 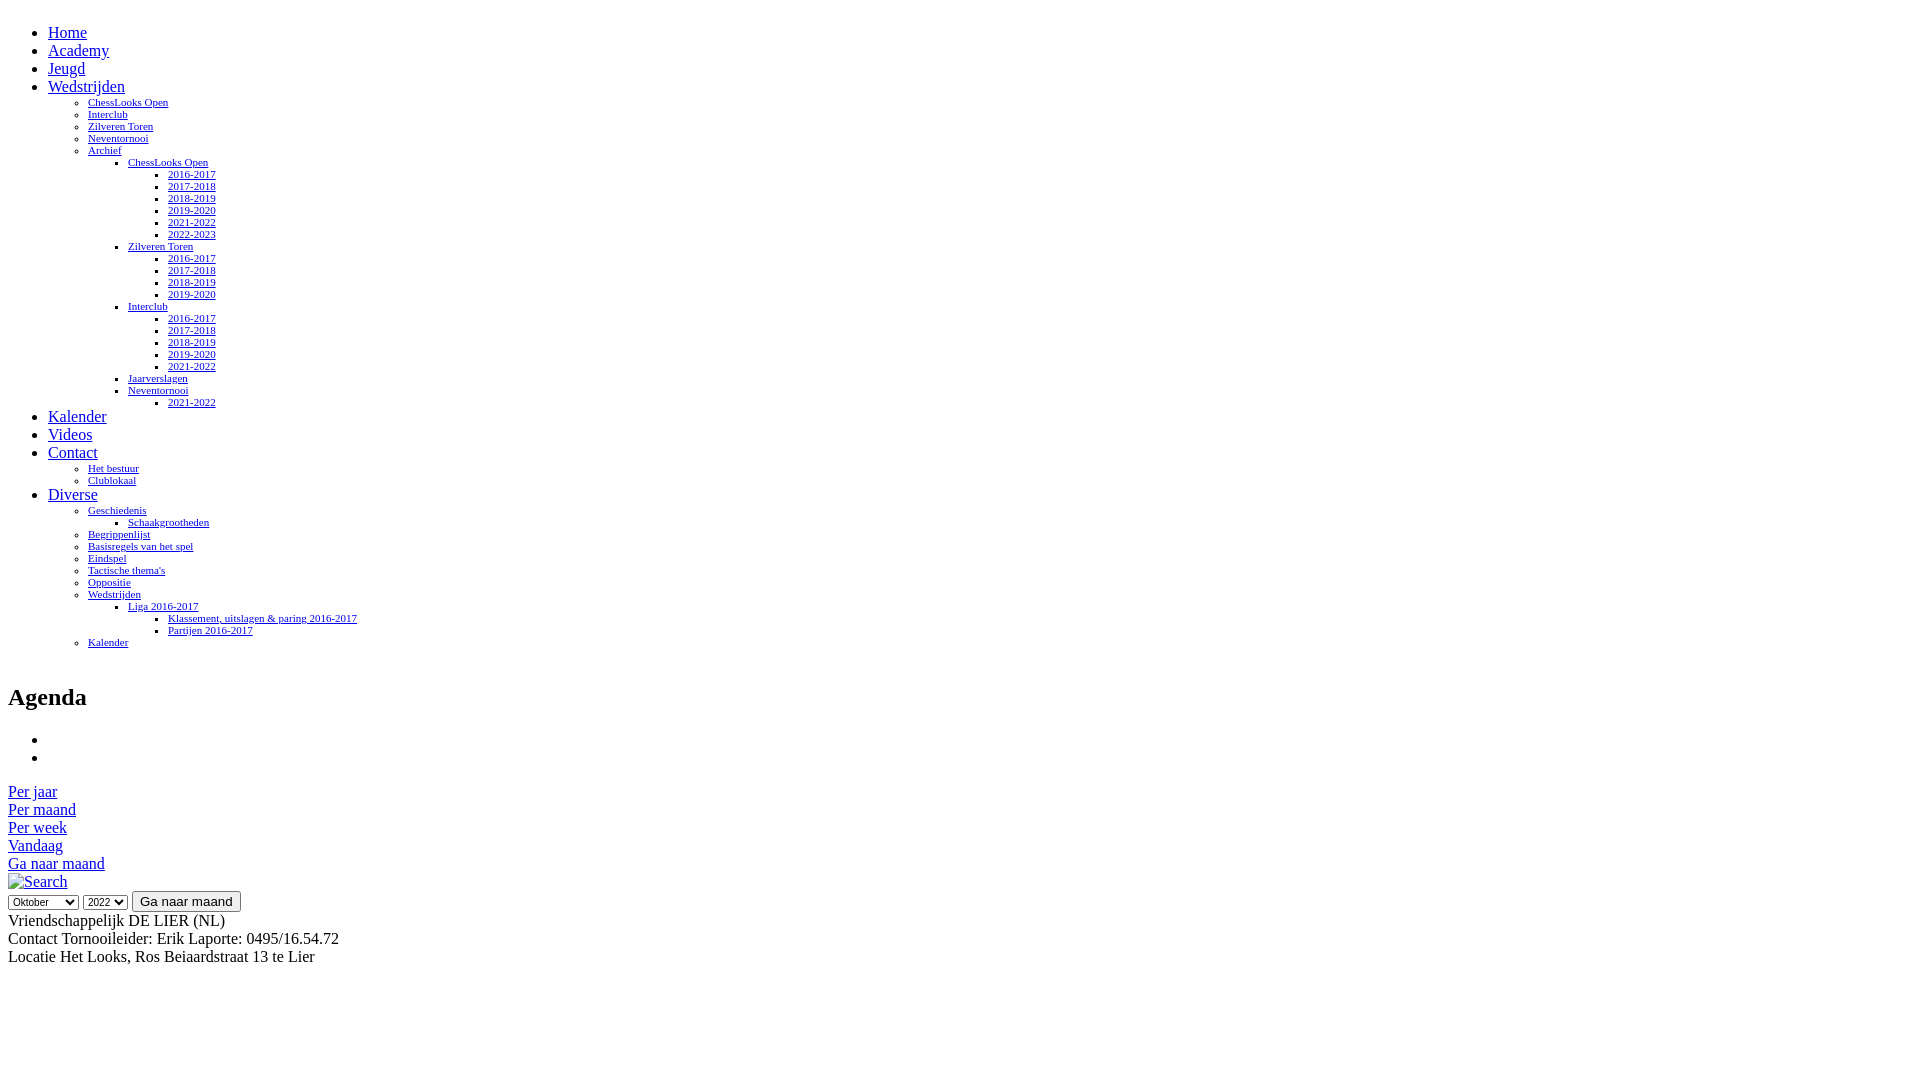 I want to click on '2021-2022', so click(x=192, y=401).